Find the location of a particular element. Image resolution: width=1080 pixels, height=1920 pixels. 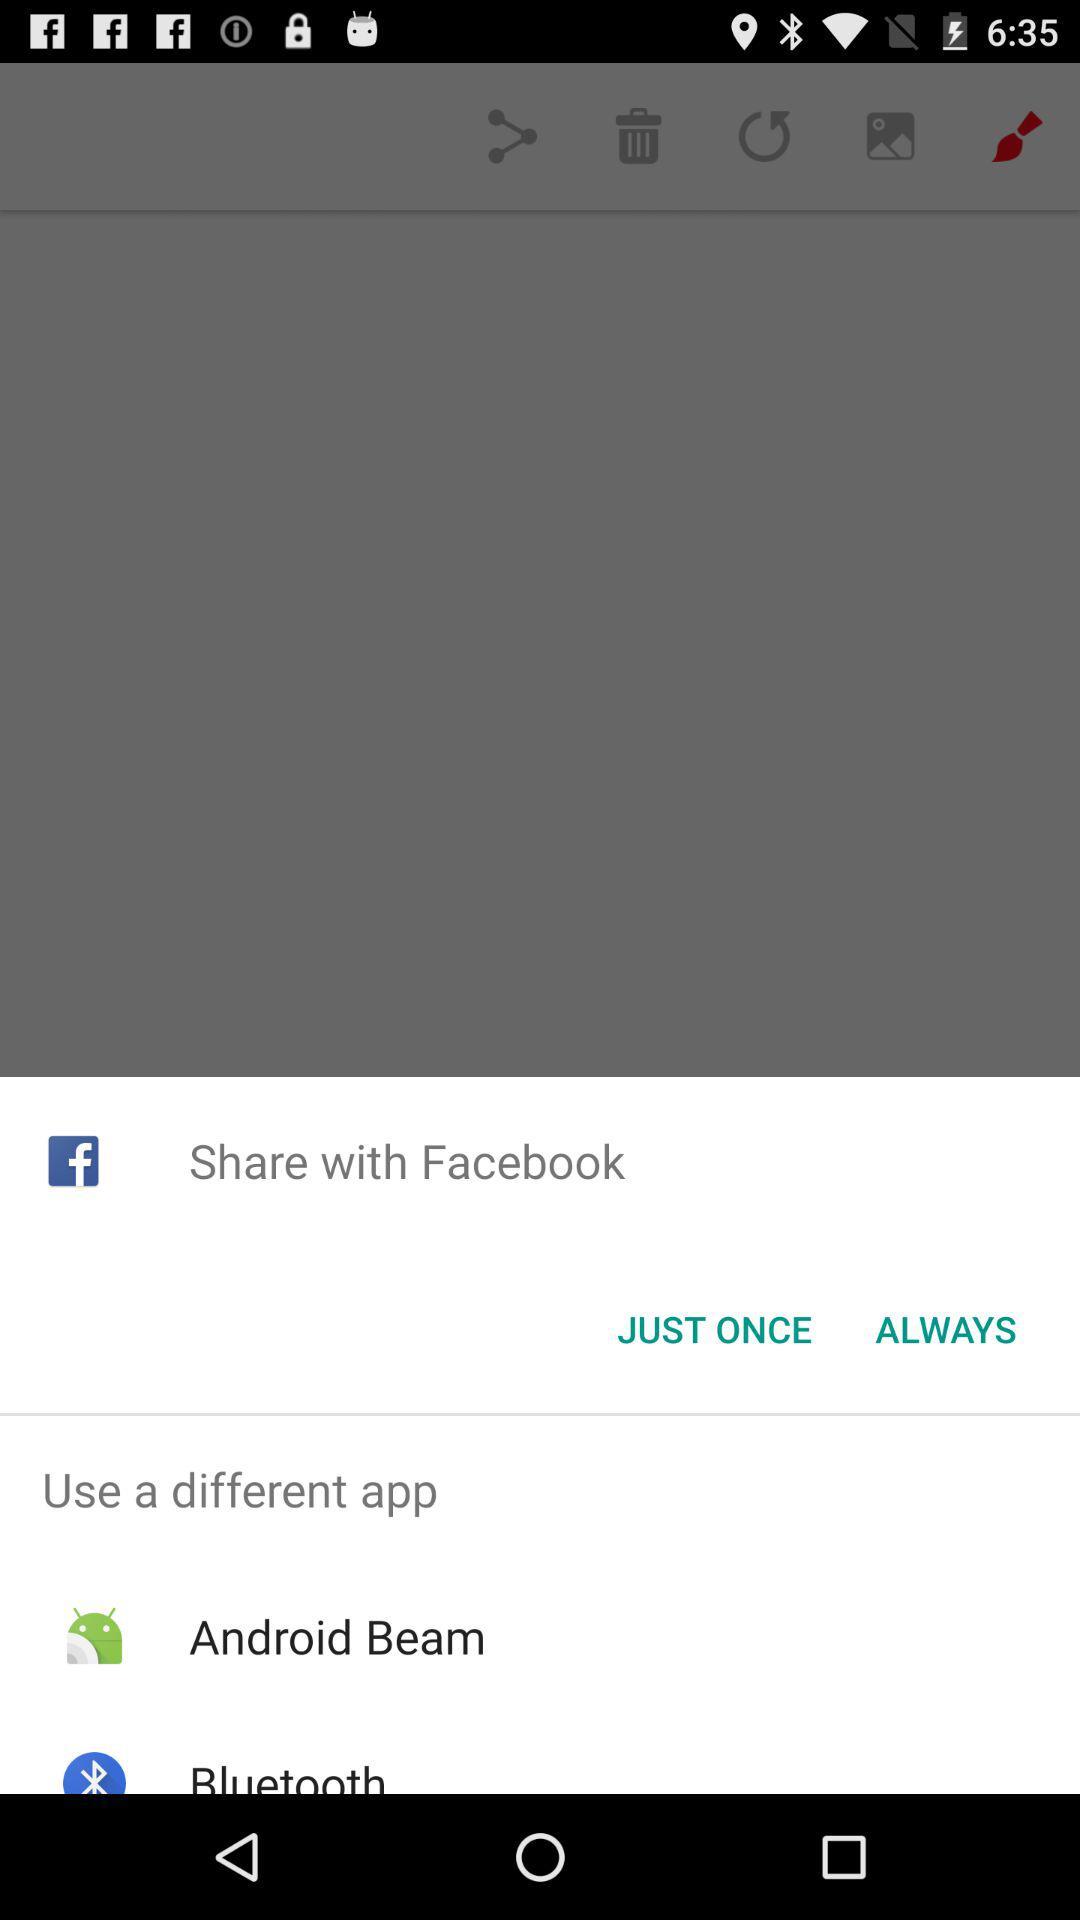

the item above android beam app is located at coordinates (540, 1489).